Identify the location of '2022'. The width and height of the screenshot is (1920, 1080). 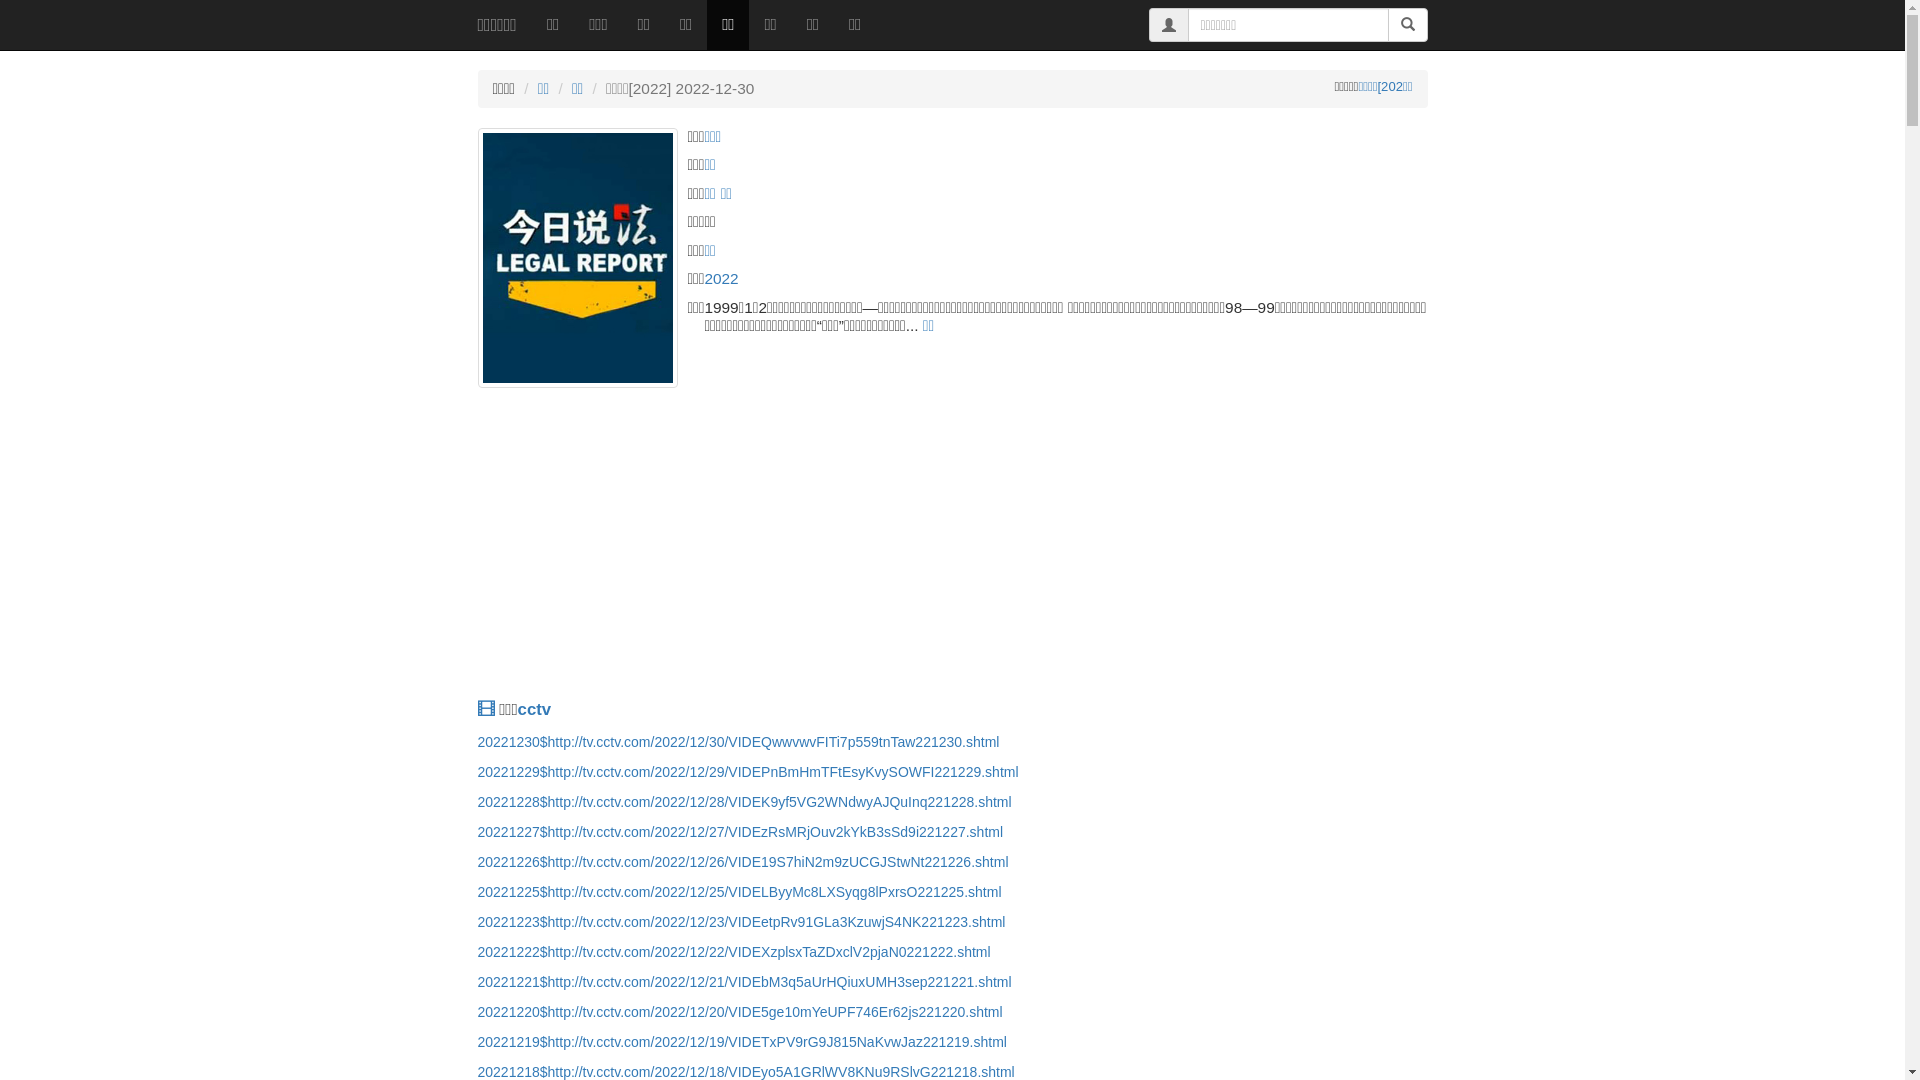
(720, 278).